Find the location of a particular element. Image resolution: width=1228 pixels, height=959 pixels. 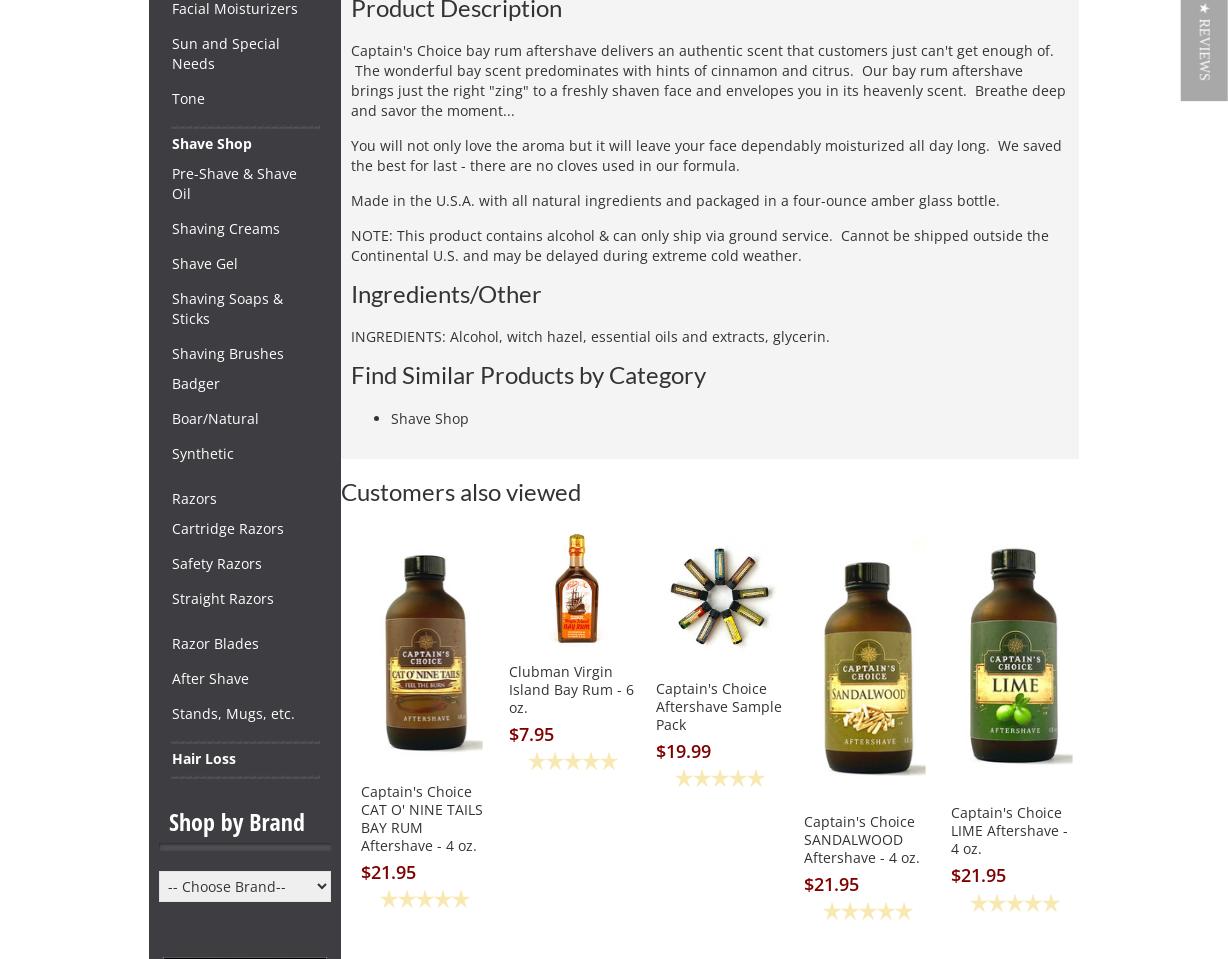

'You will not only love the aroma but it will leave your face dependably moisturized all day long.  We saved the best for last - there are no cloves used in our formula.' is located at coordinates (706, 154).